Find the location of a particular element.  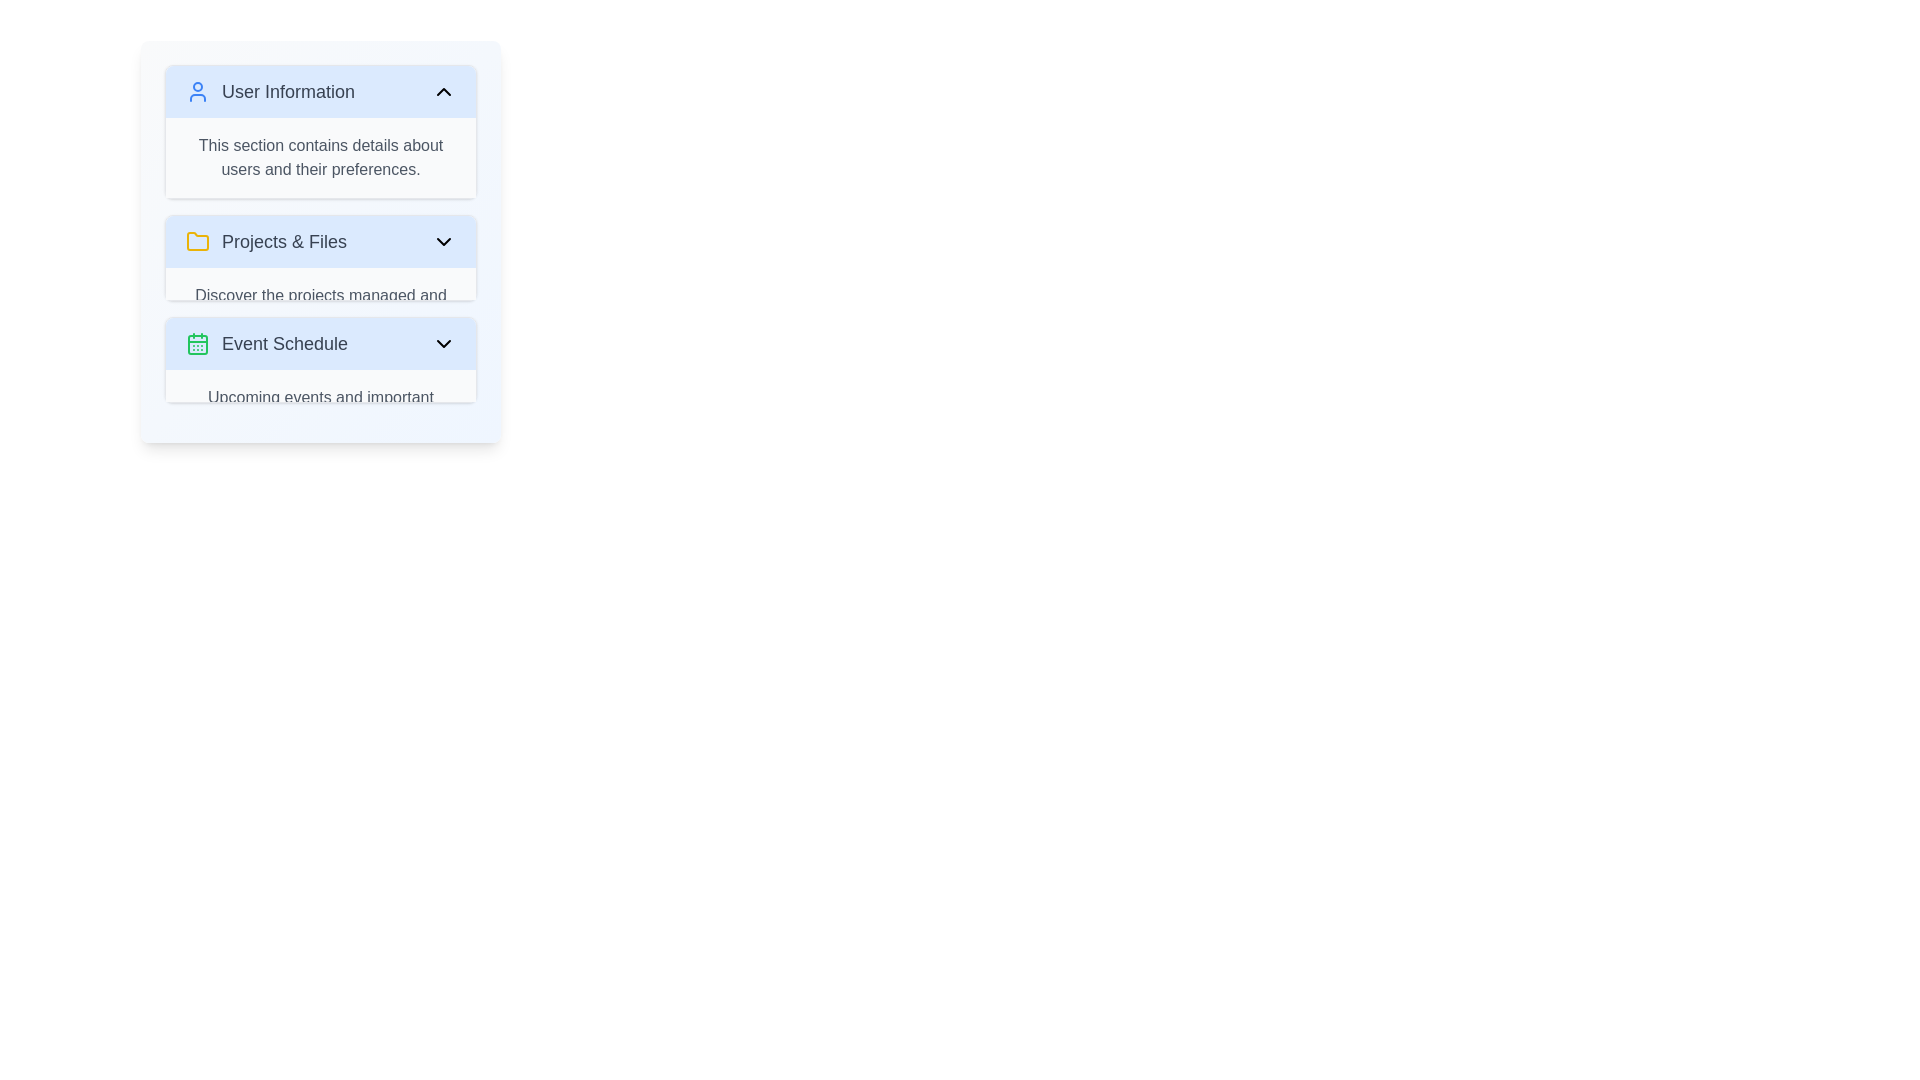

the 'User Information' section header, which is a non-interactive label positioned at the top of a vertical layout, to the left of the downward-pointing arrow icon is located at coordinates (269, 92).